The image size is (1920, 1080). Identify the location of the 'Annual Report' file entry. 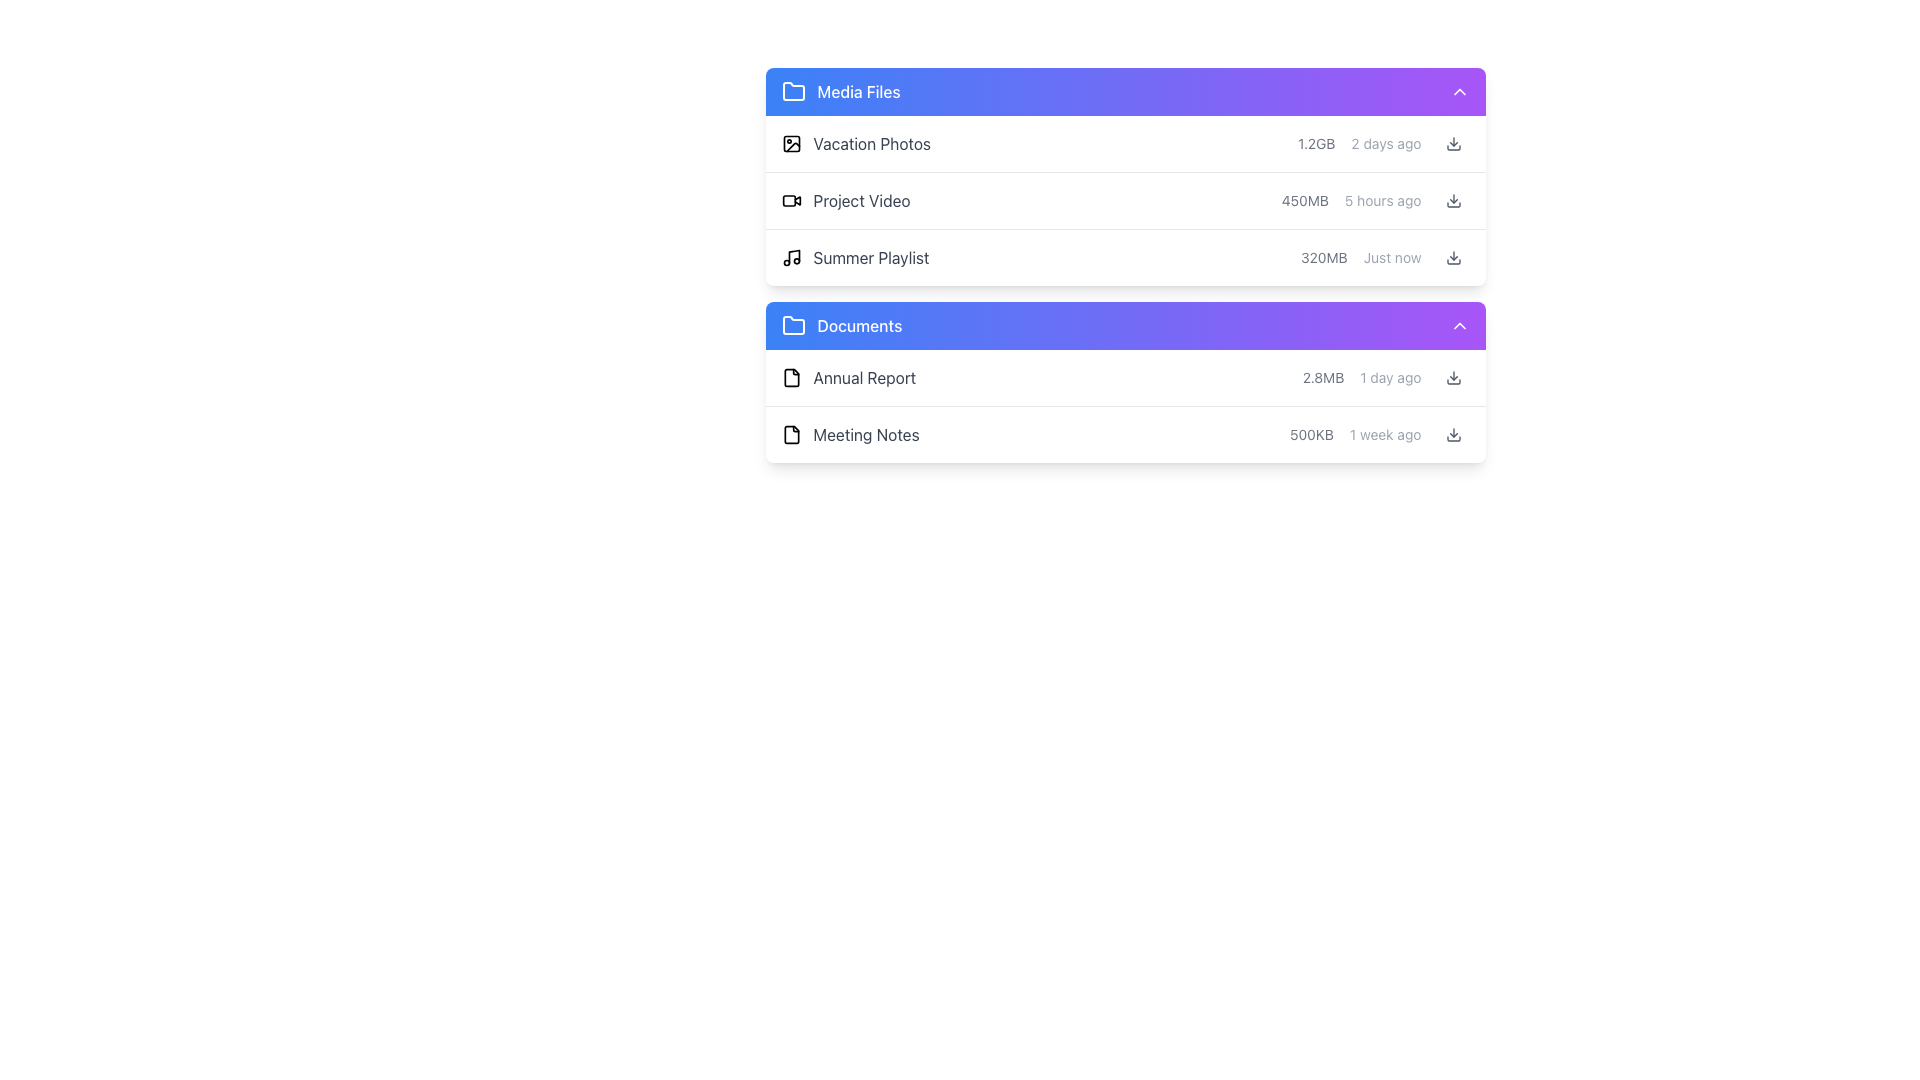
(1125, 378).